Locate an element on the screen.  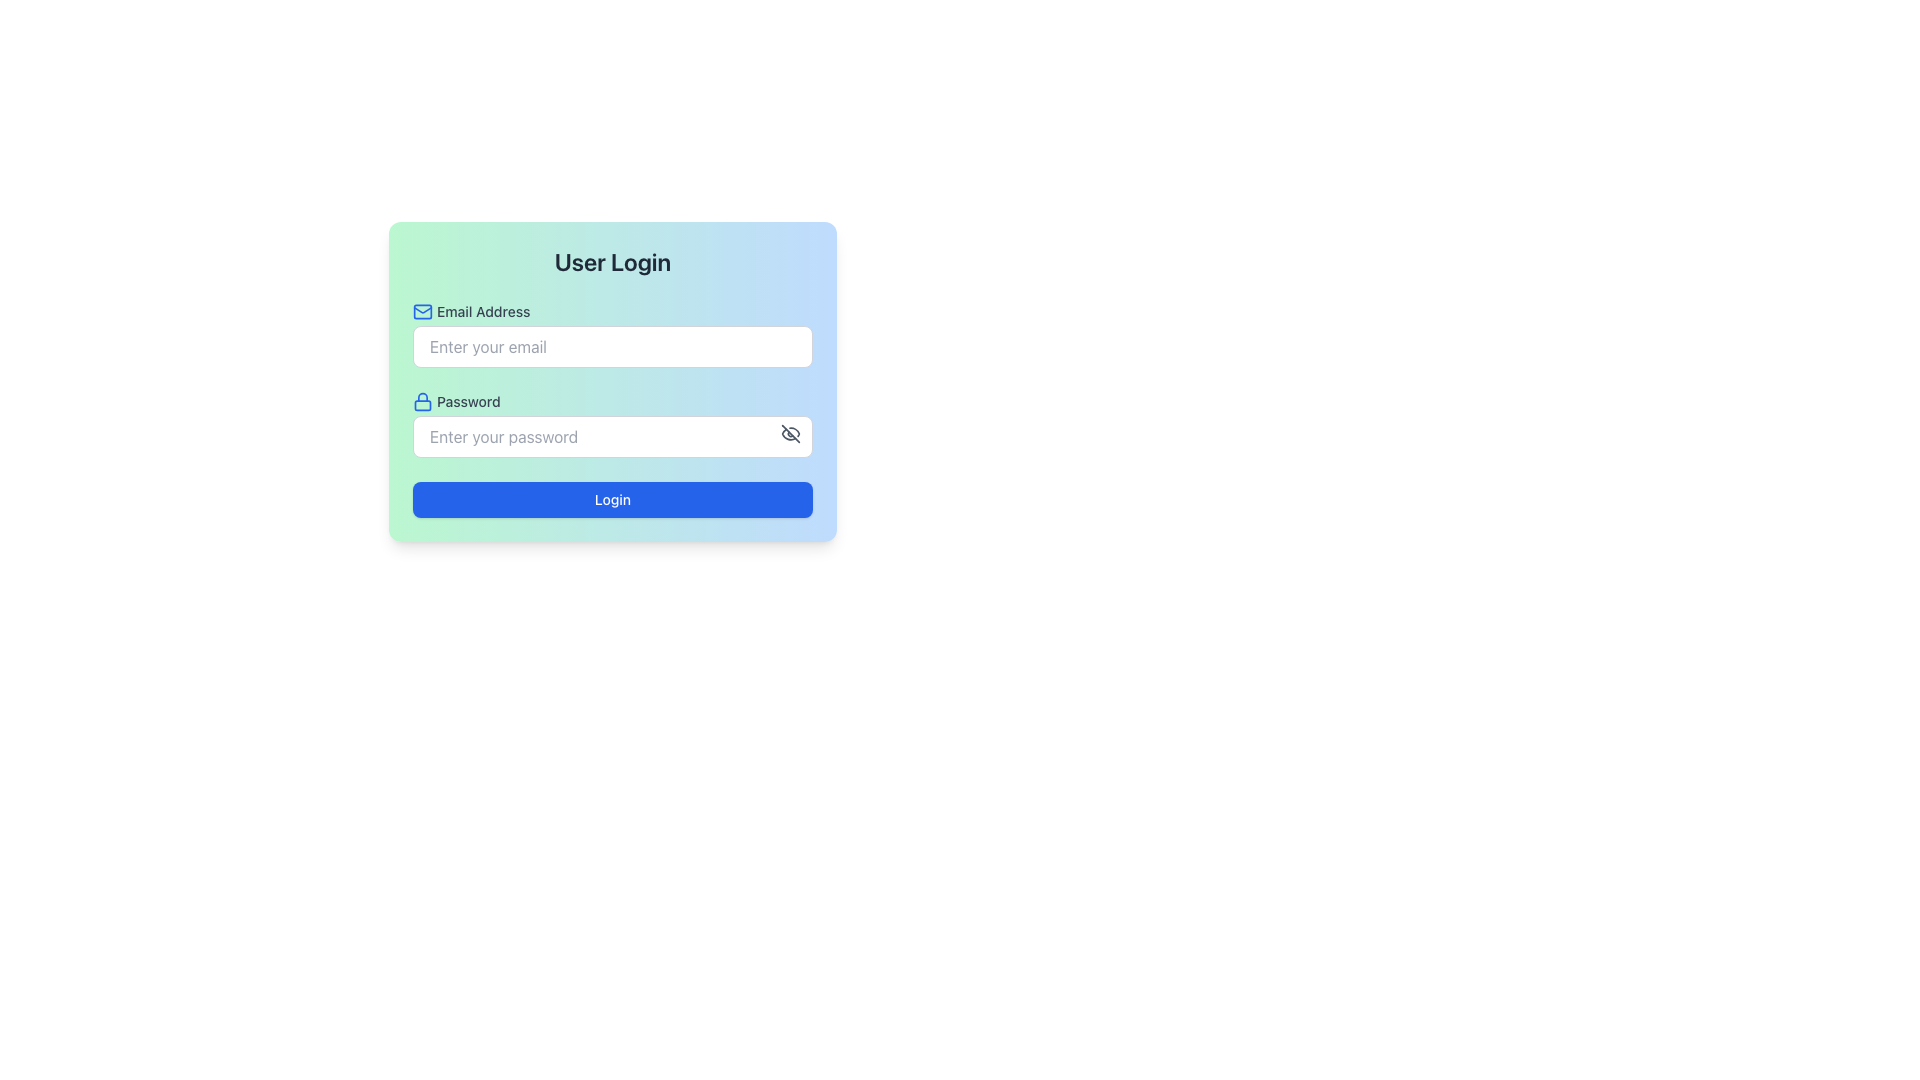
the email input icon located directly to the left of the 'Email Address' text in the login form, which serves as a visual indicator for the email input field is located at coordinates (421, 312).